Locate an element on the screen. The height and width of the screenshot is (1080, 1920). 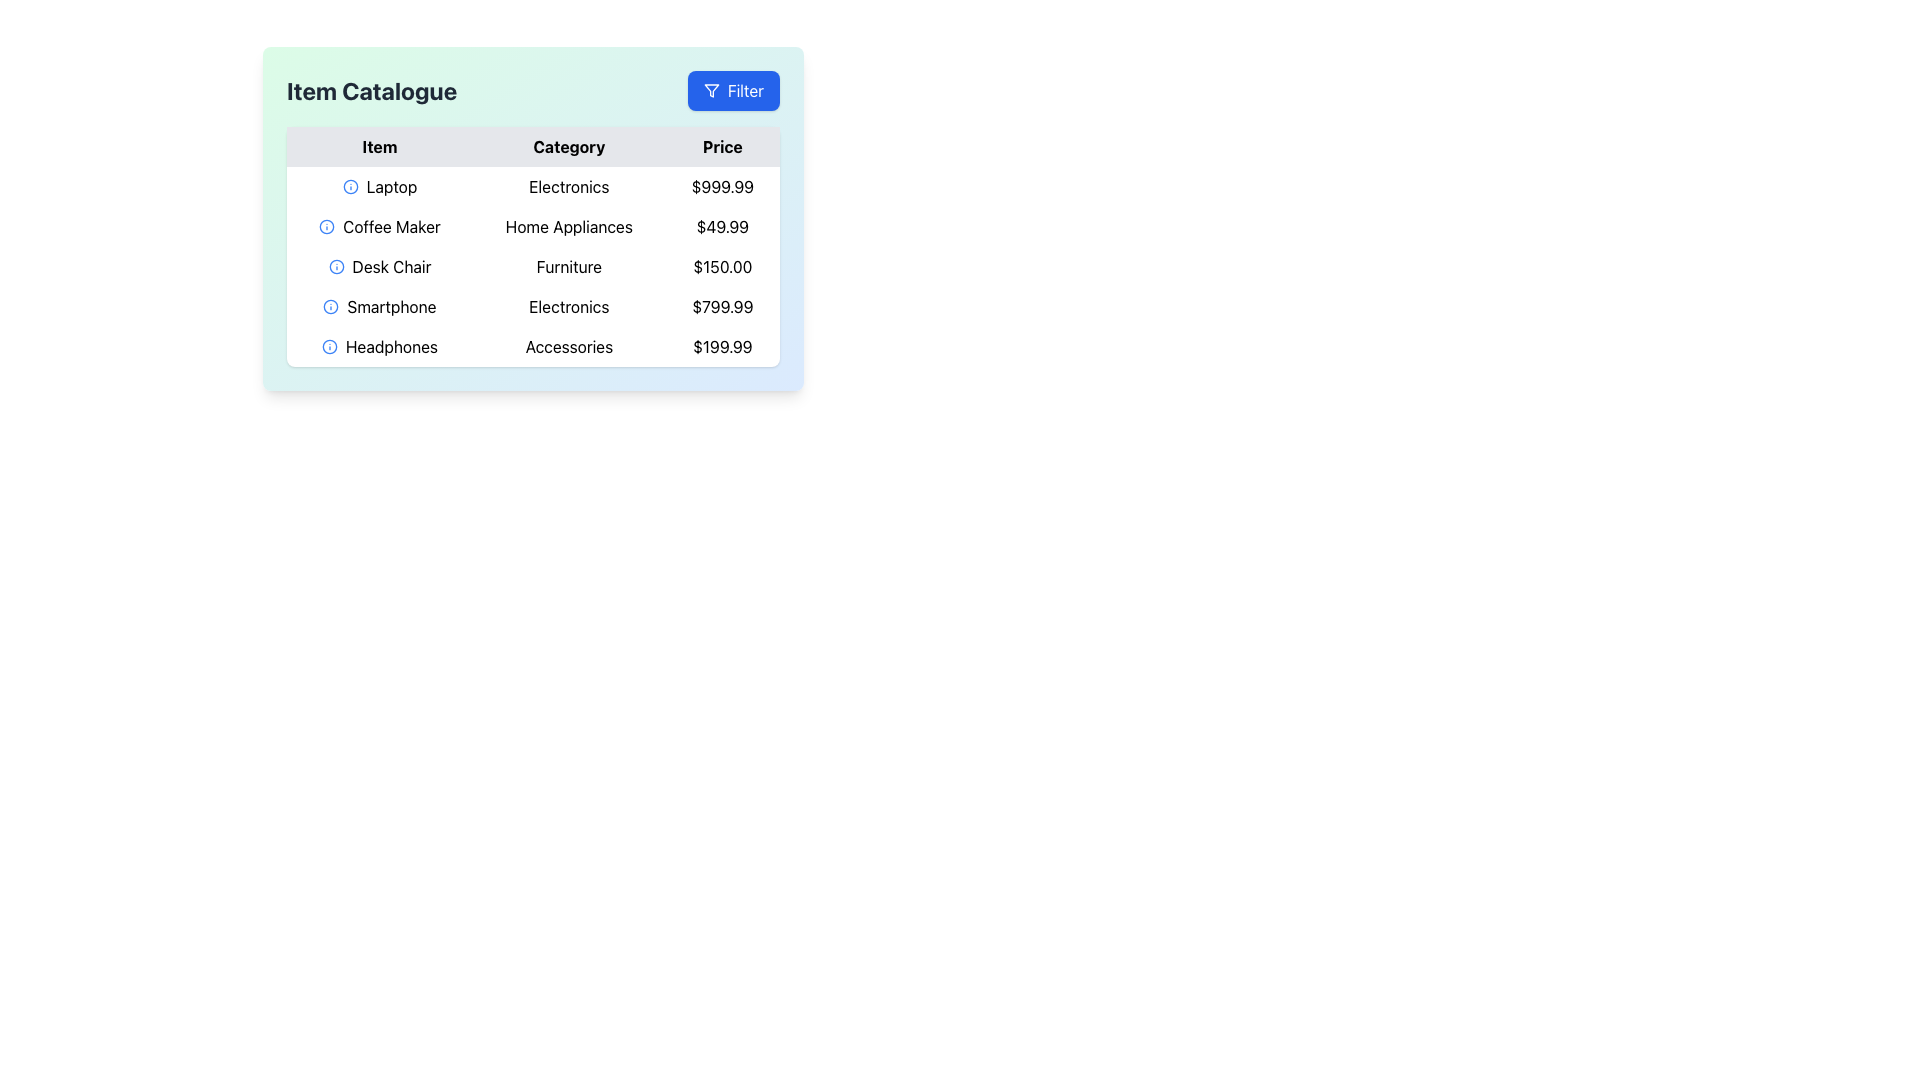
the circular shape in the information symbol icon located in the first column of the data table, corresponding to the 'Item' section in the first row, aligned with the 'Laptop' row is located at coordinates (350, 186).